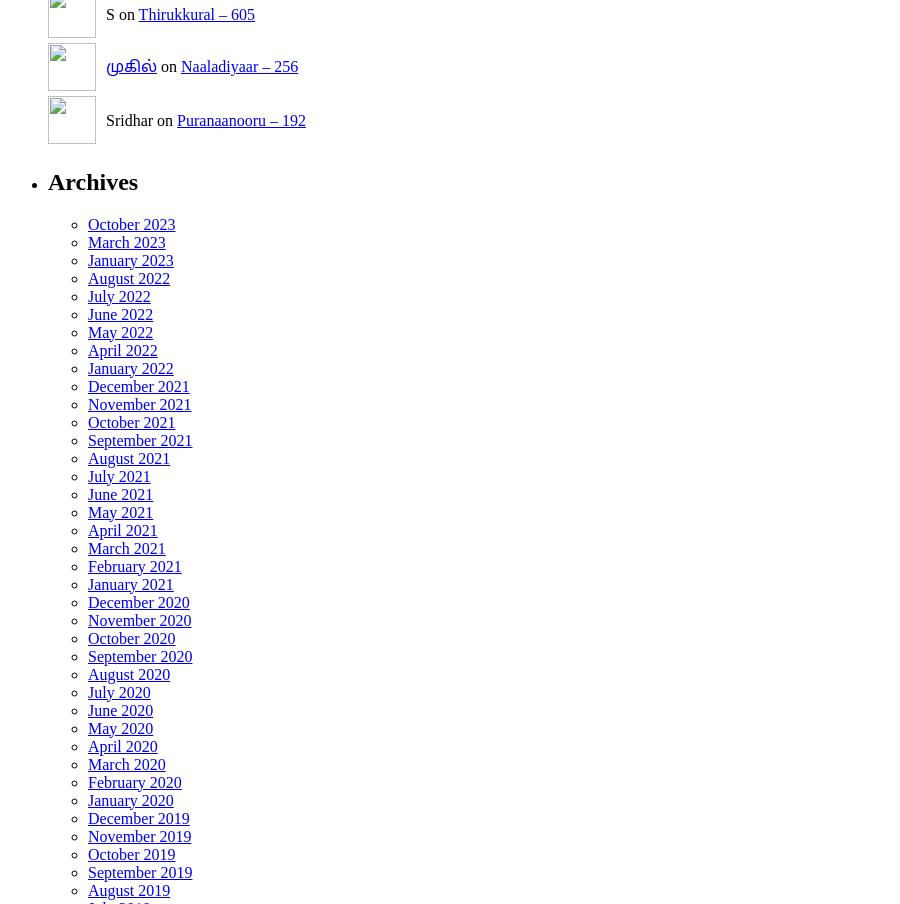 Image resolution: width=900 pixels, height=904 pixels. I want to click on 'March 2021', so click(126, 547).